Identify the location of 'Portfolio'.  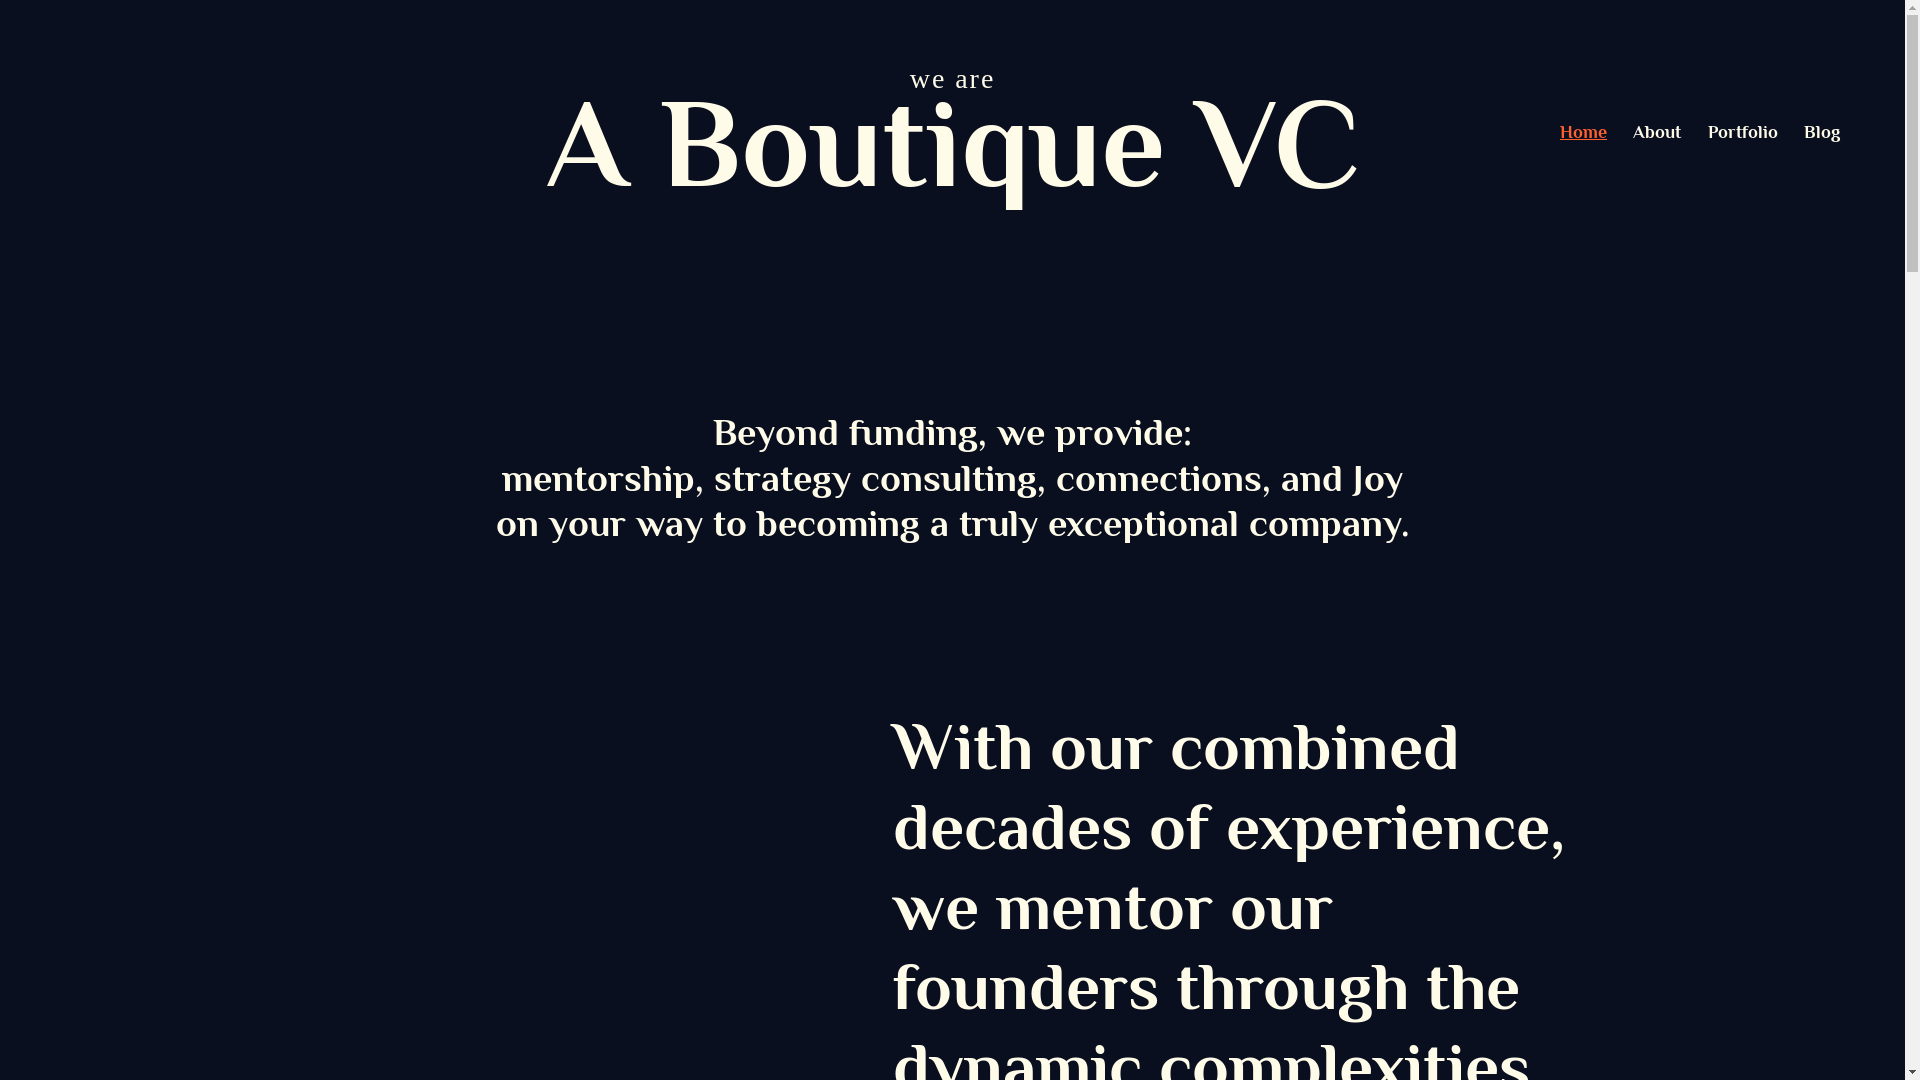
(1741, 131).